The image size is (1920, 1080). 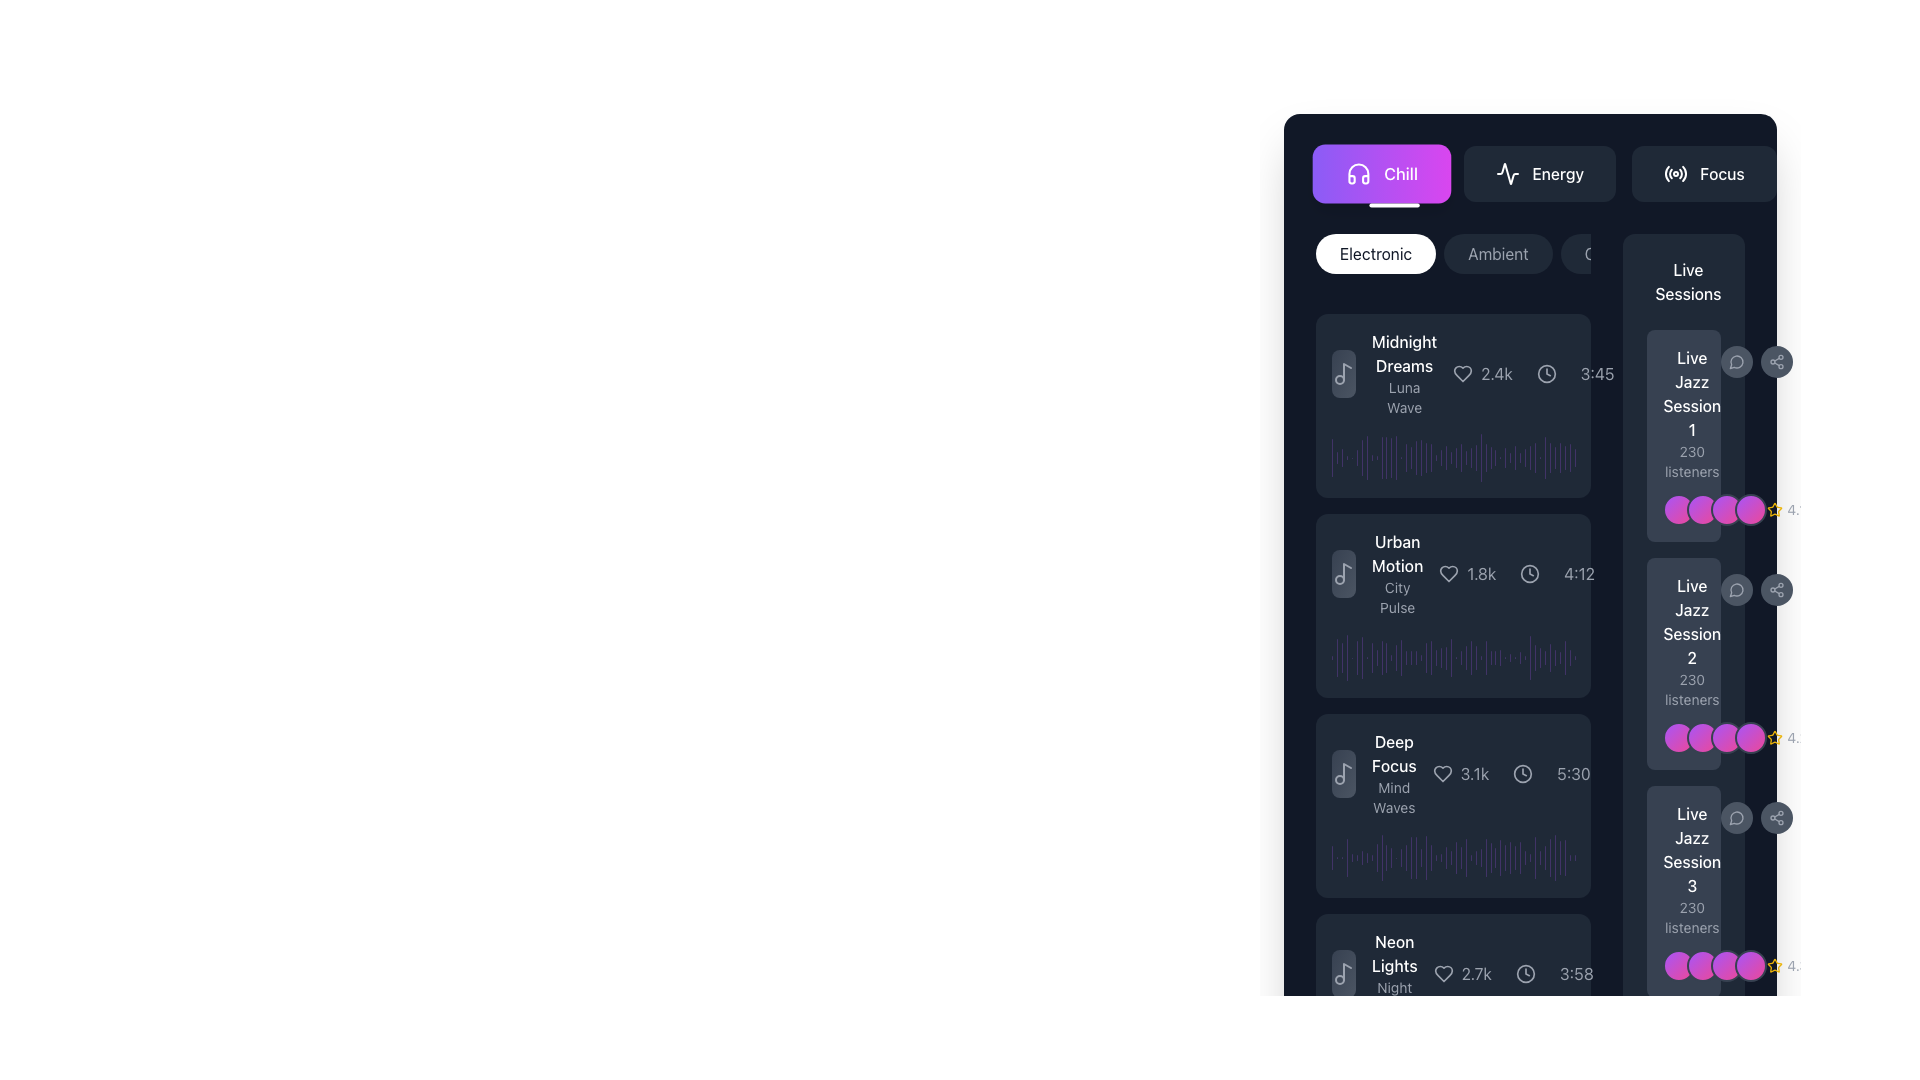 What do you see at coordinates (1564, 458) in the screenshot?
I see `the 42nd vertical bar in the sequence of decorative or indicative visual elements located towards the right edge of the interface` at bounding box center [1564, 458].